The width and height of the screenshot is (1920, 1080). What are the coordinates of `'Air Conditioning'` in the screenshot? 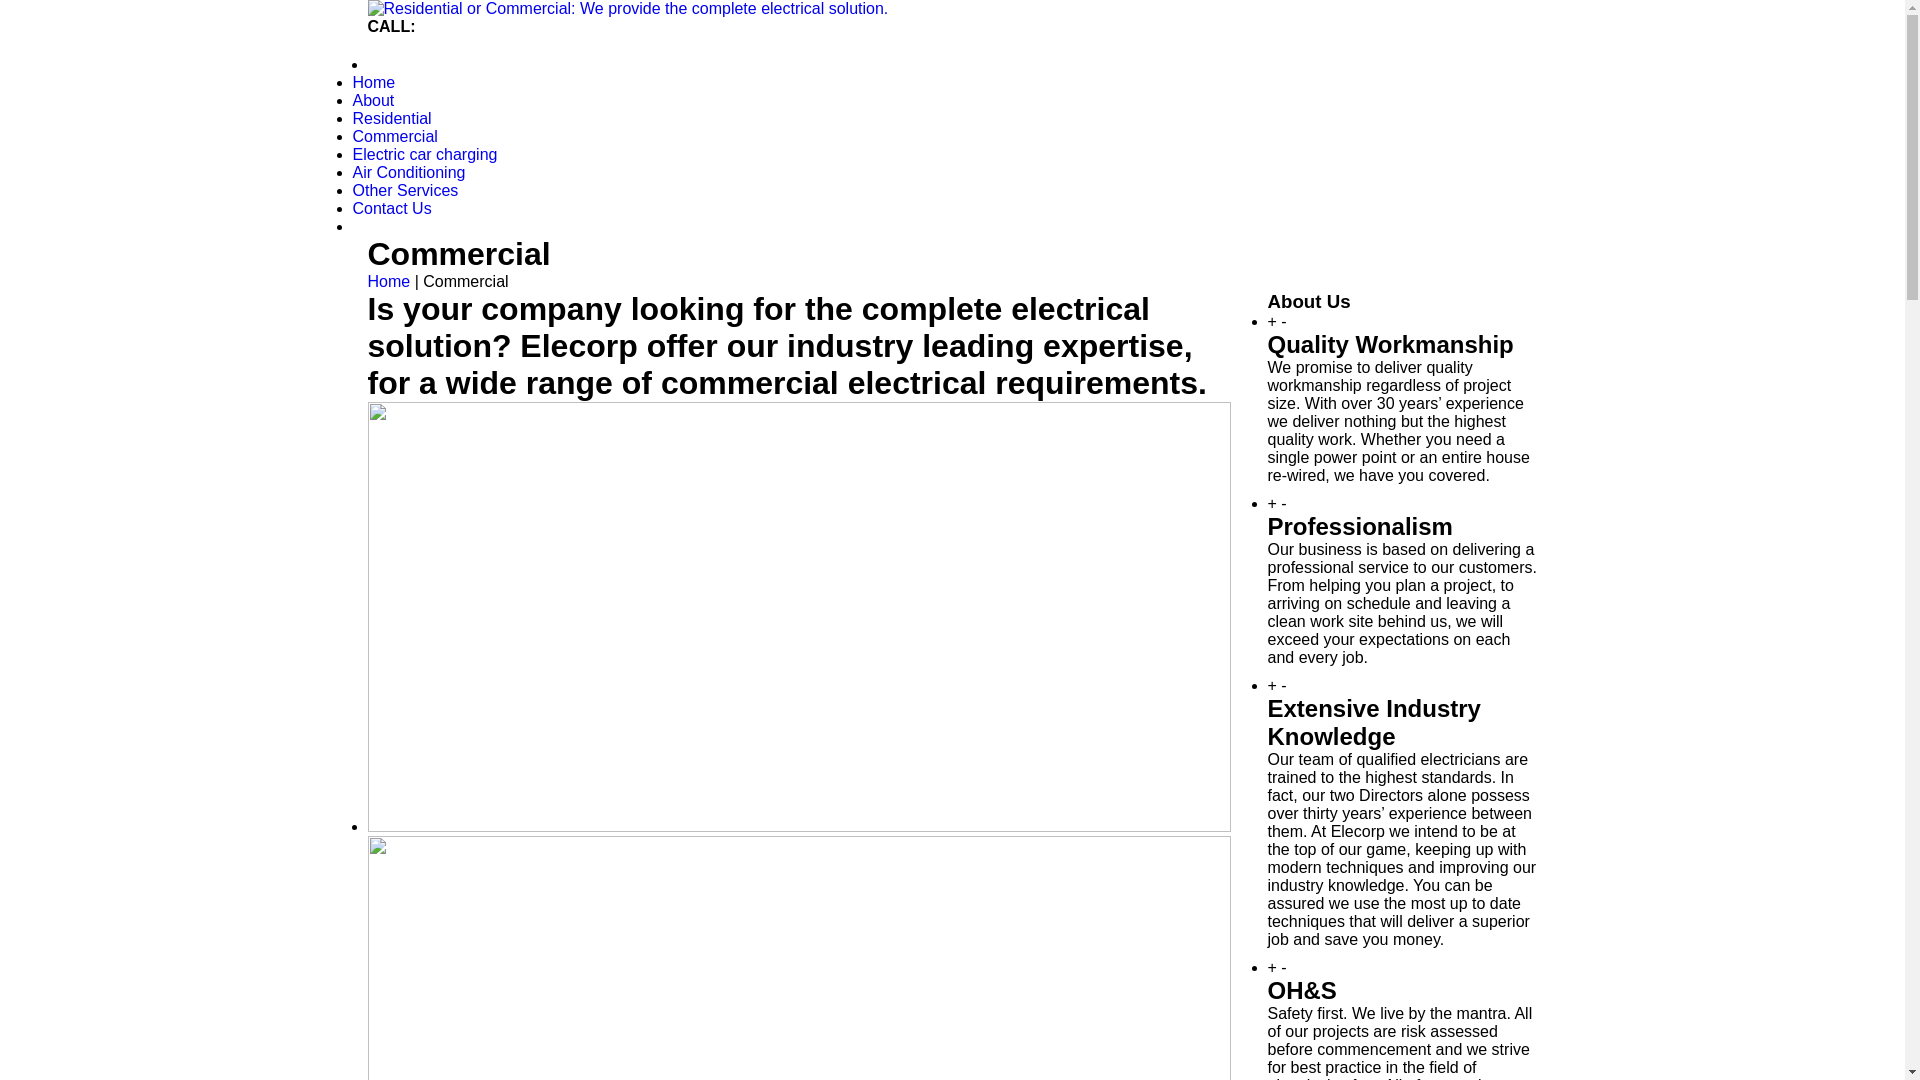 It's located at (407, 171).